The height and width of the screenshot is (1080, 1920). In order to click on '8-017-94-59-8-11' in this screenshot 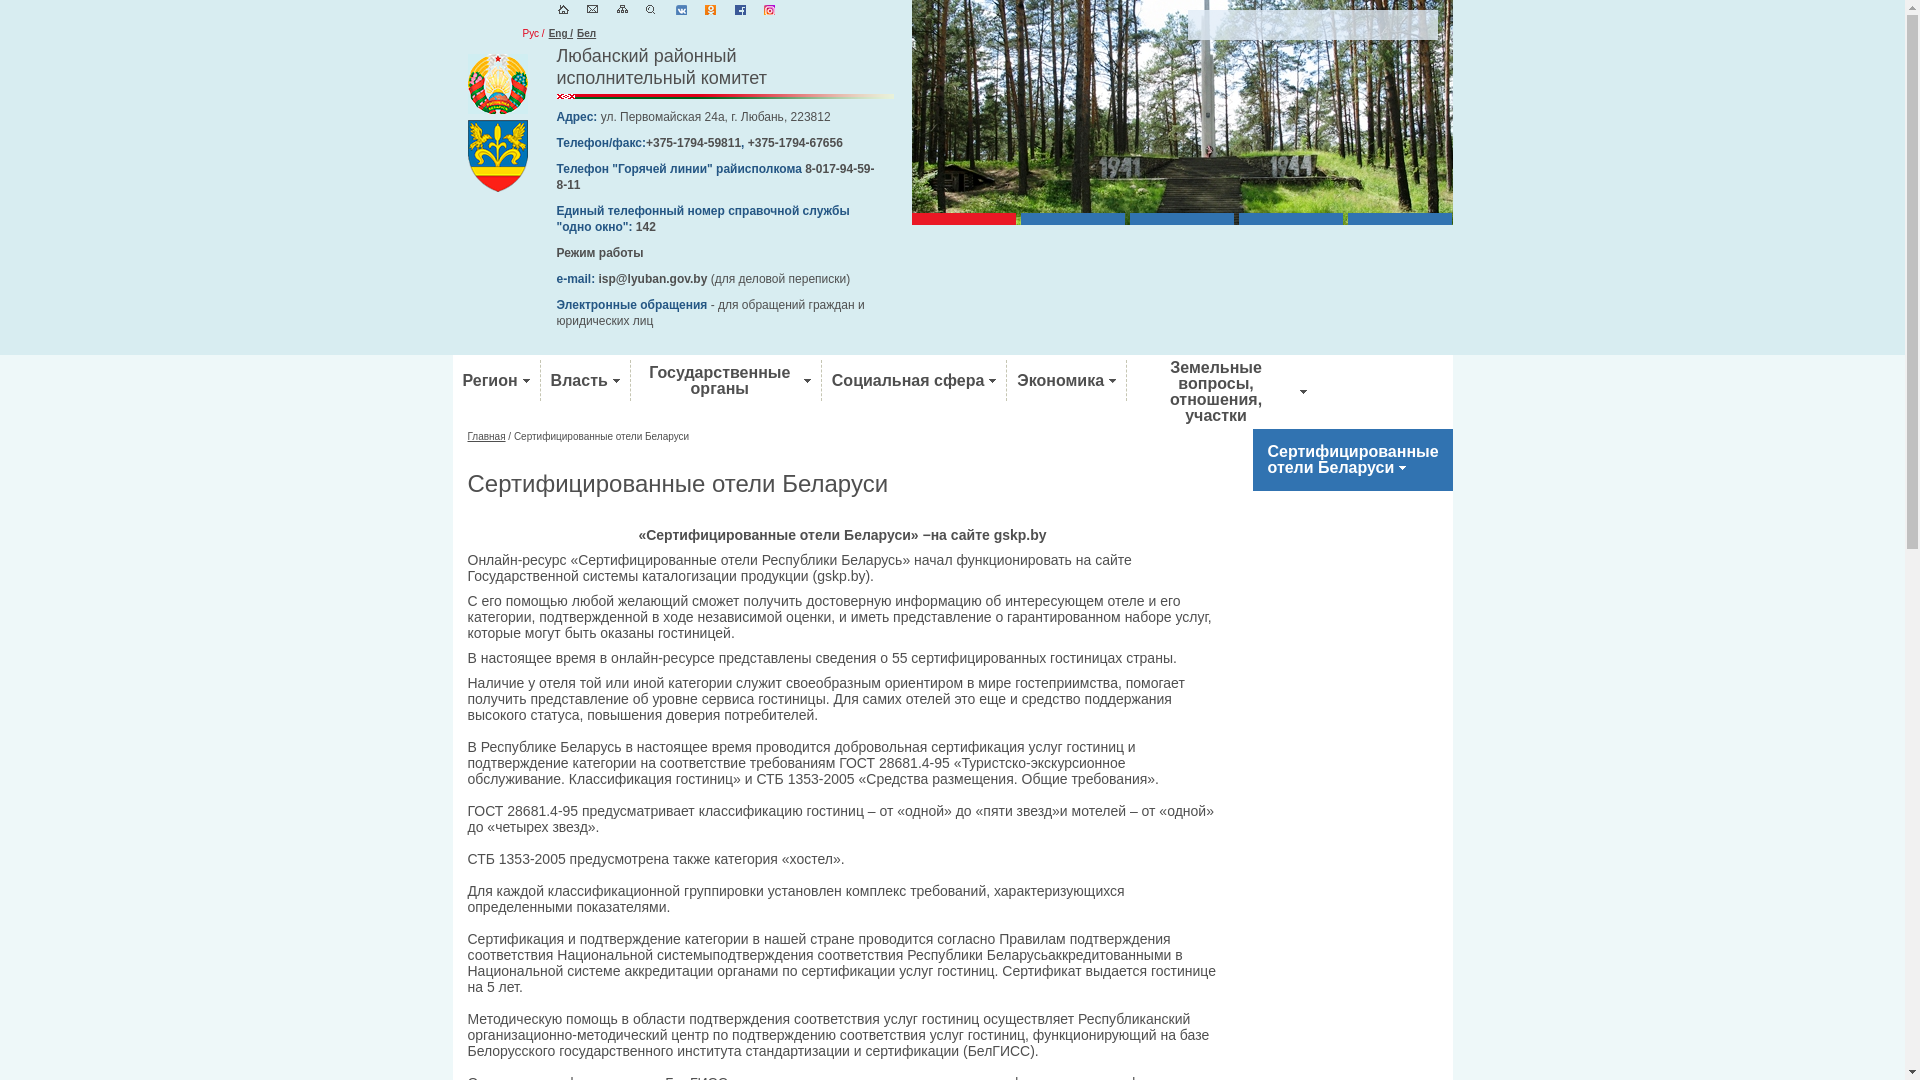, I will do `click(715, 176)`.